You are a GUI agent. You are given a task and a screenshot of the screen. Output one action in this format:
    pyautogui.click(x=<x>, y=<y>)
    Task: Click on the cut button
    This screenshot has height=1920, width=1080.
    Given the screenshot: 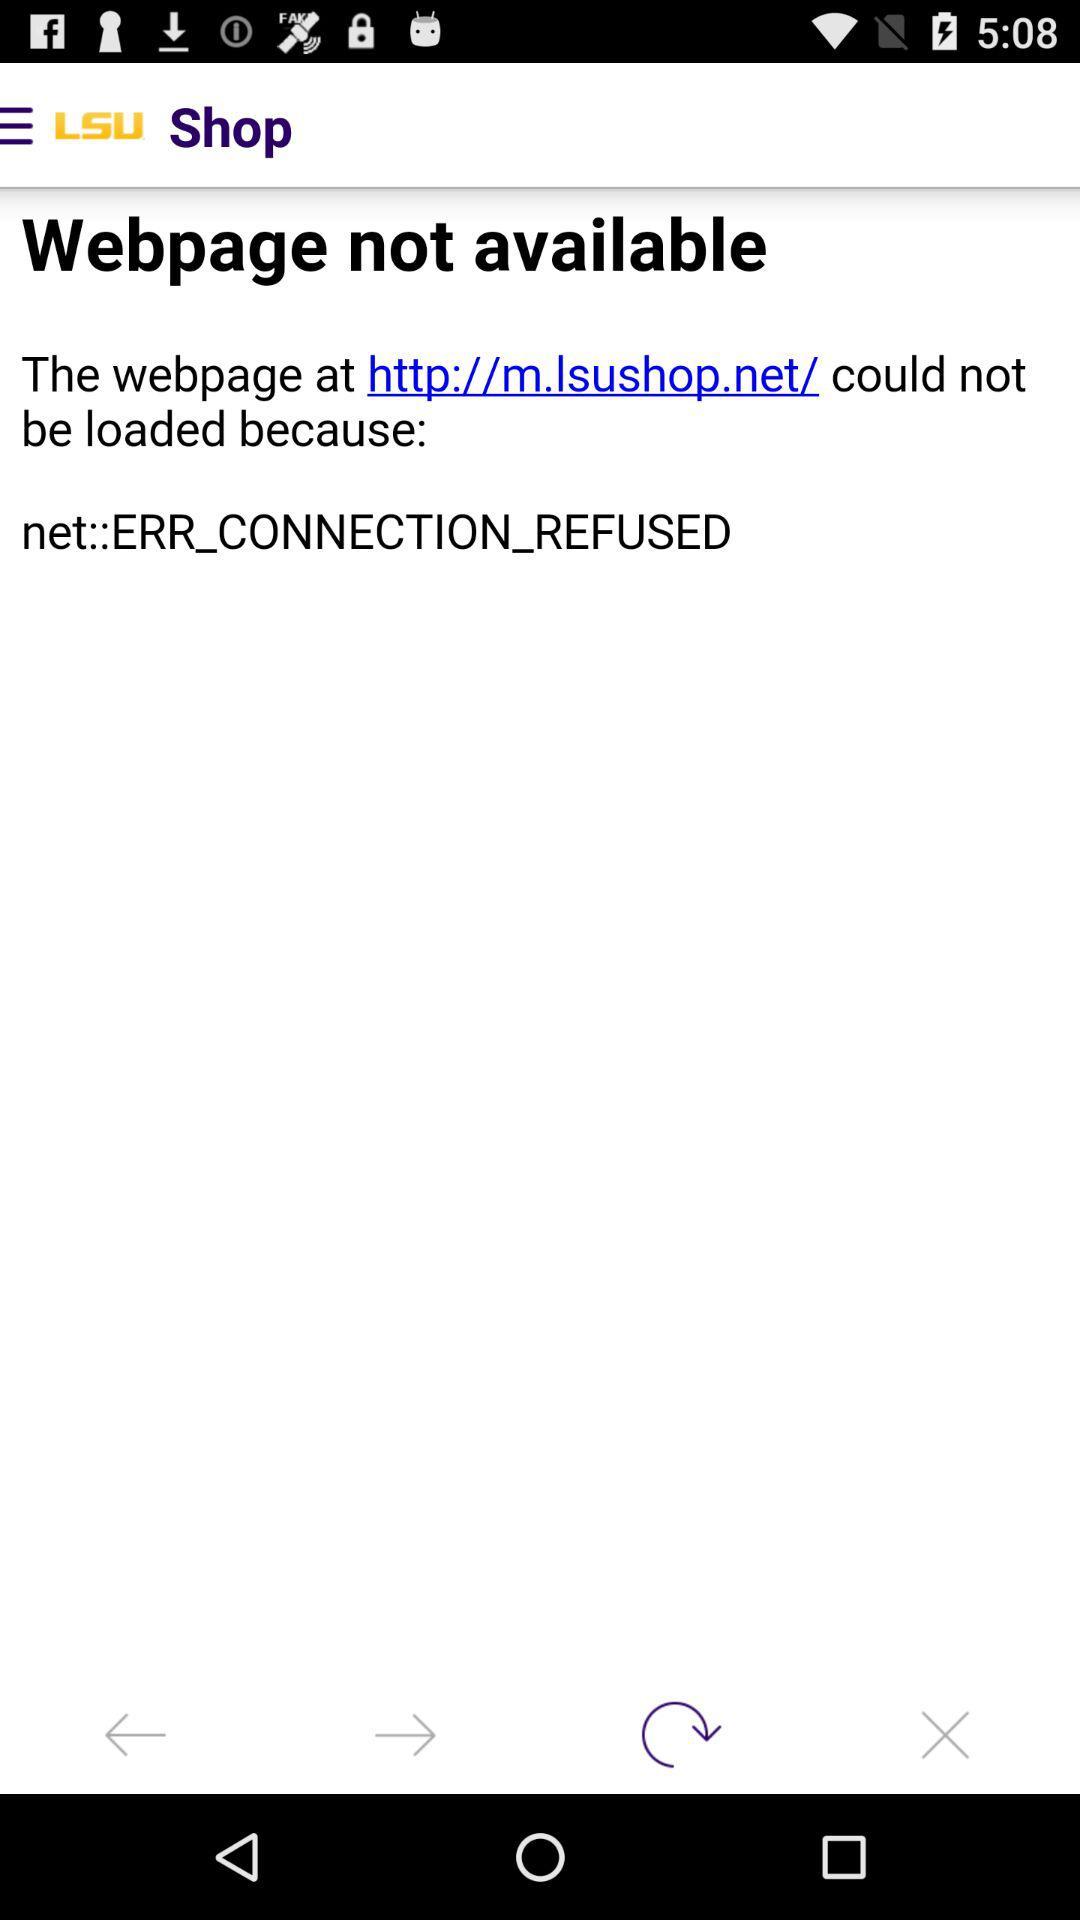 What is the action you would take?
    pyautogui.click(x=945, y=1733)
    